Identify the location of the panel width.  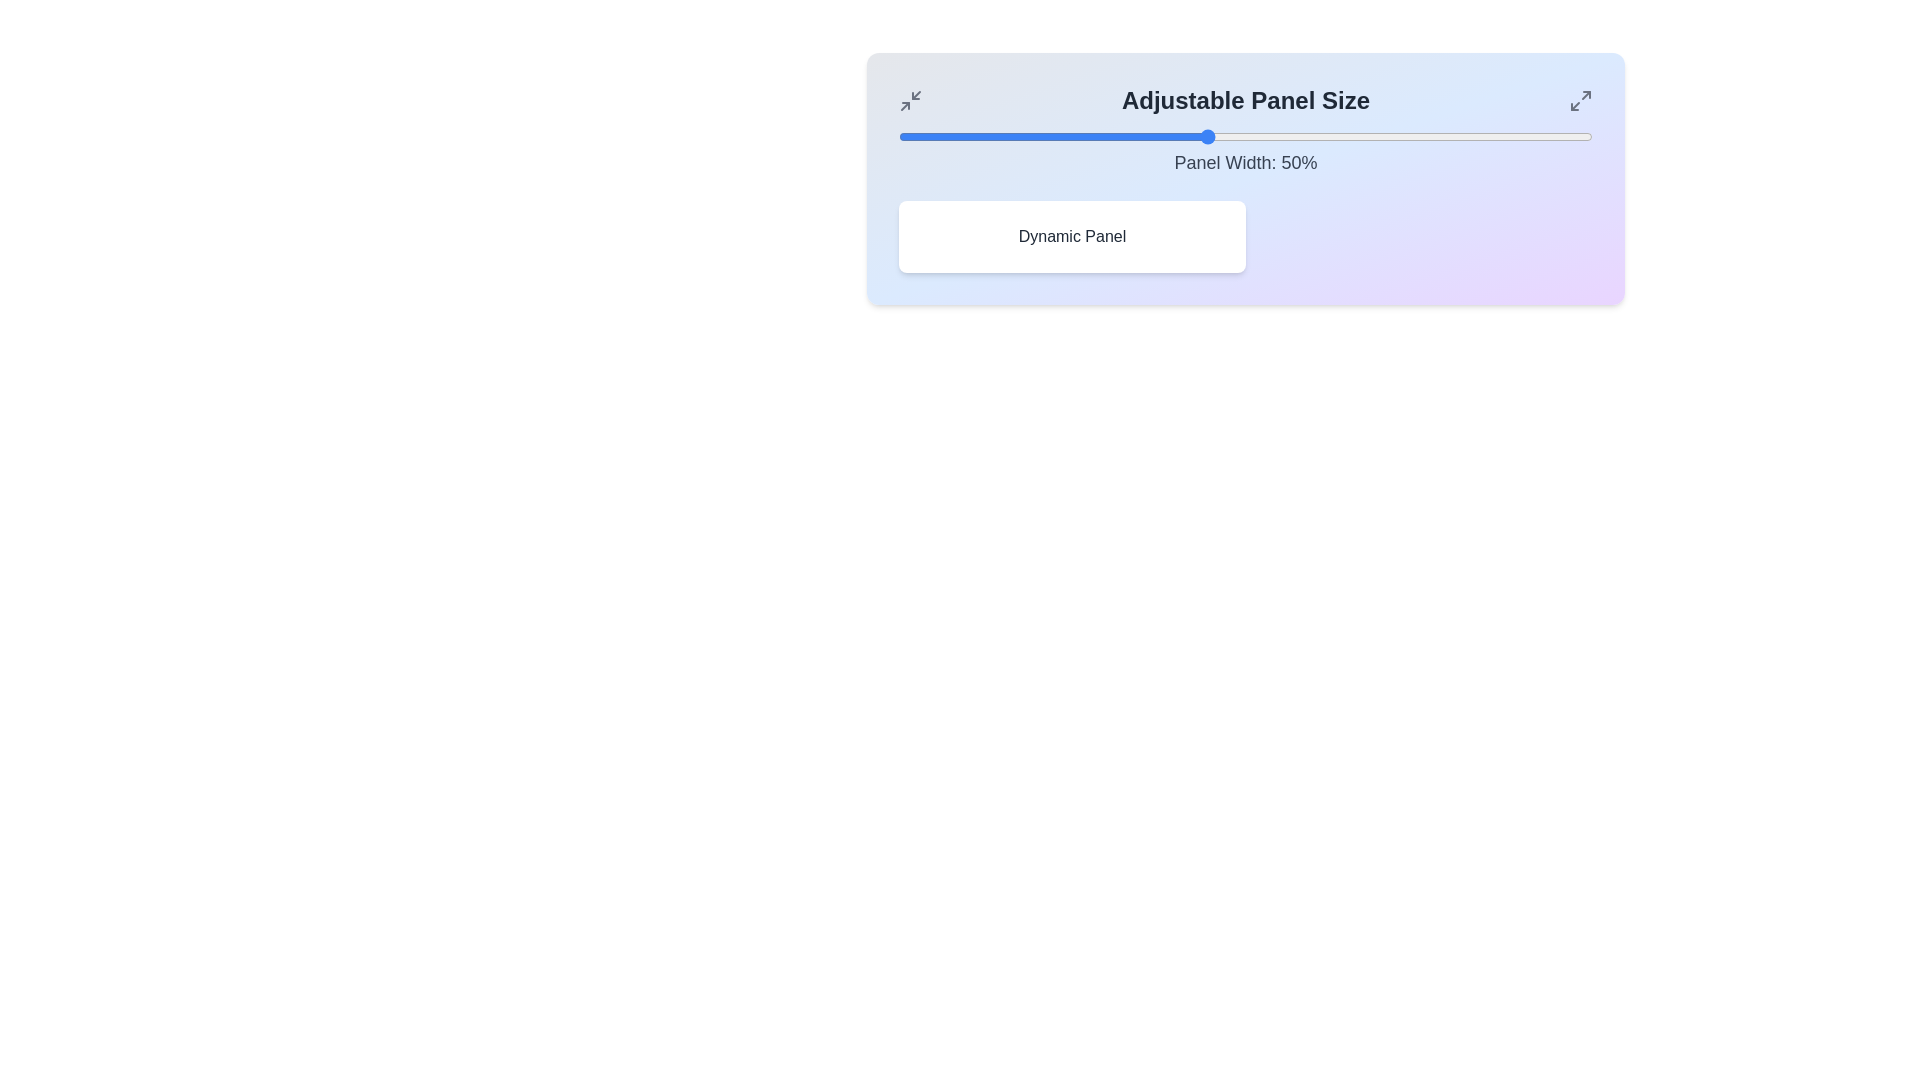
(1446, 136).